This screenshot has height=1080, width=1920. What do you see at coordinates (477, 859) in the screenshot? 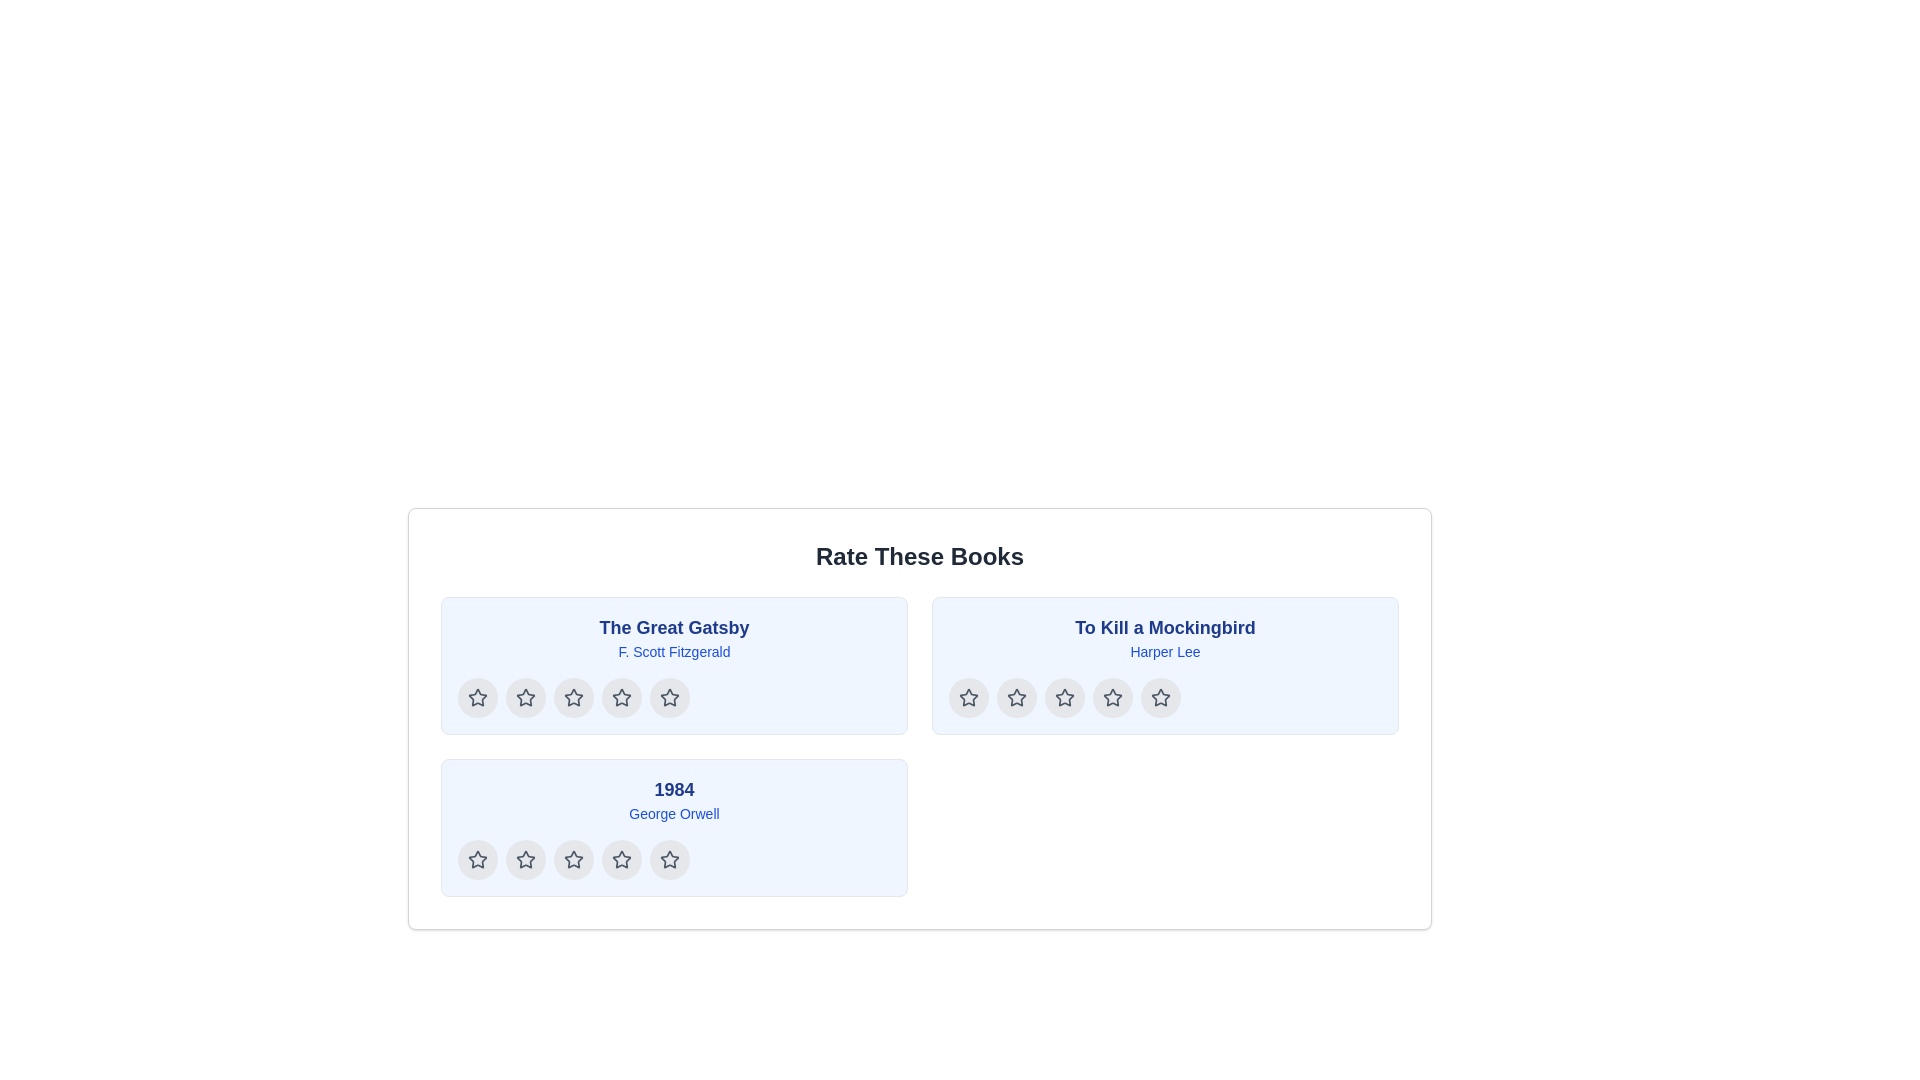
I see `the first star icon in the five-star rating system for '1984' by George Orwell, located at the bottom left of the second book rating row` at bounding box center [477, 859].